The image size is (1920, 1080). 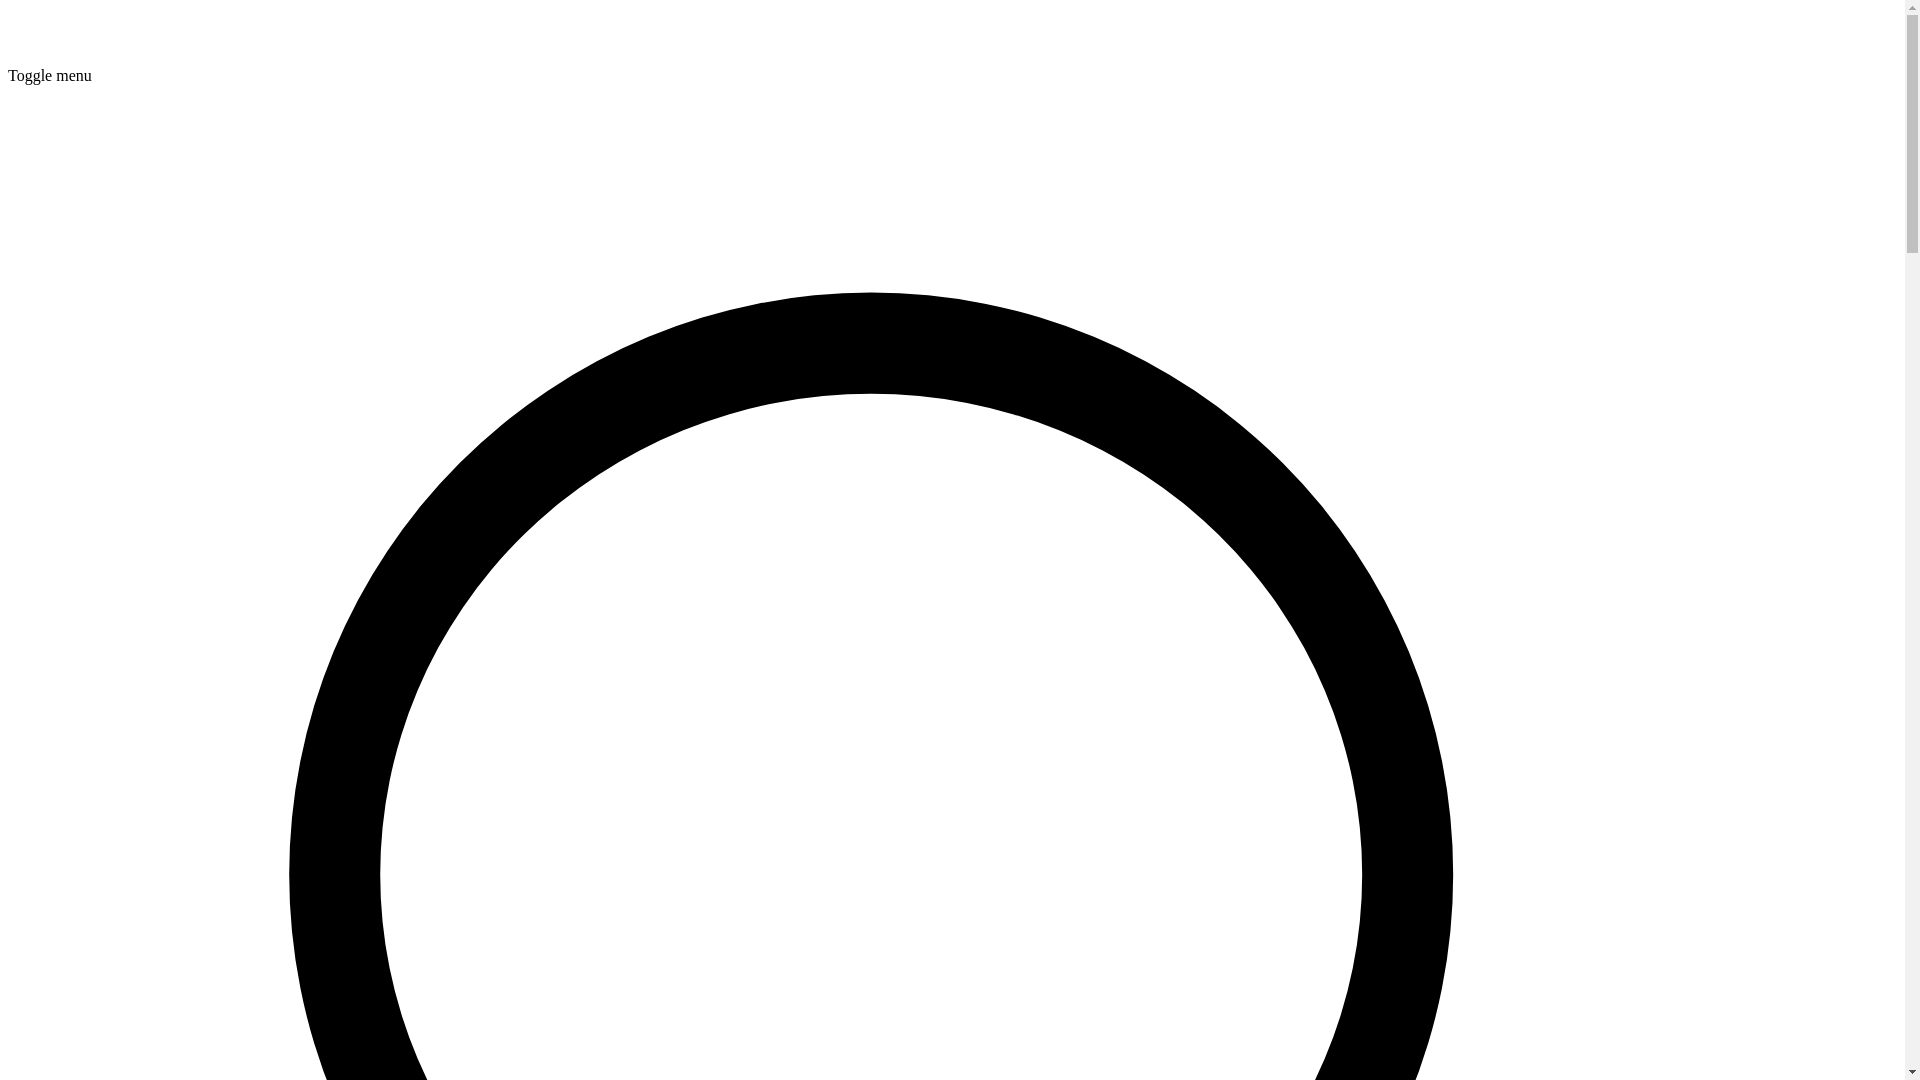 I want to click on 'Back to home', so click(x=51, y=56).